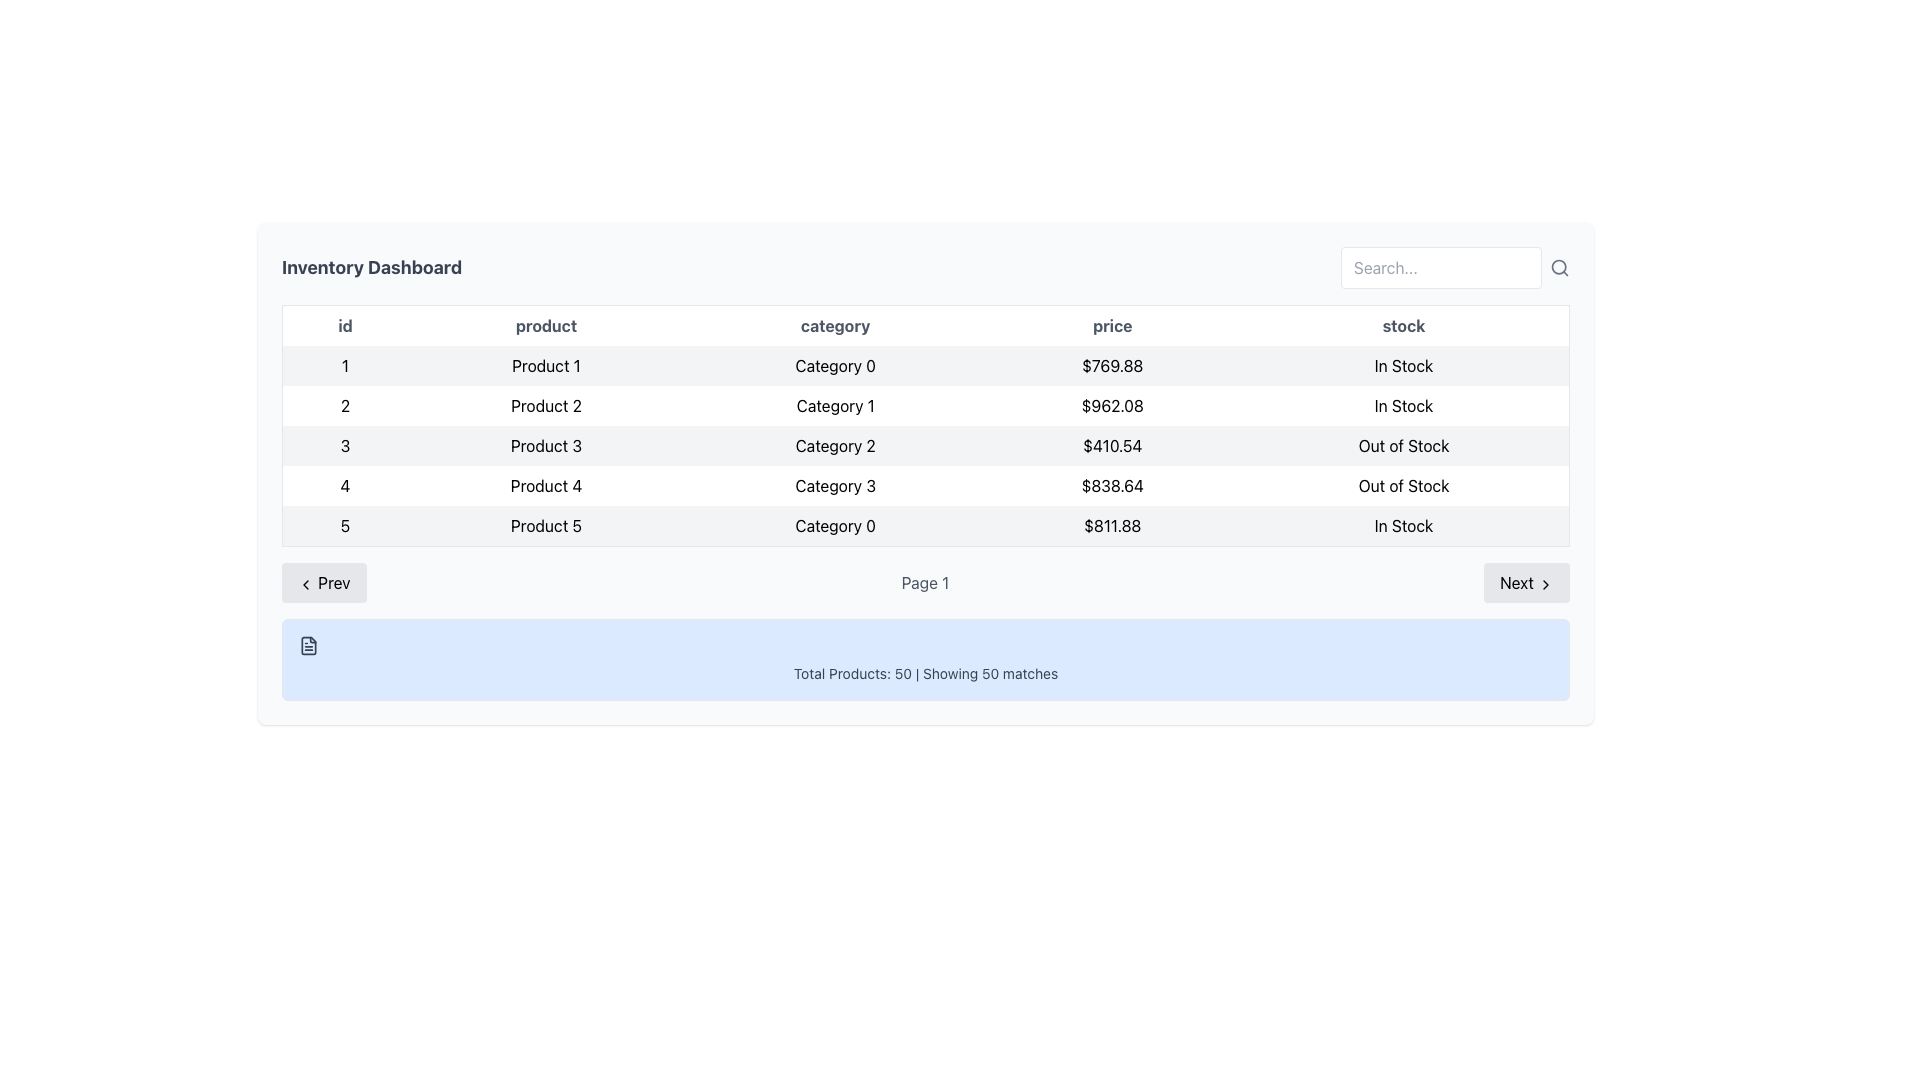  What do you see at coordinates (324, 582) in the screenshot?
I see `the 'Prev' button with a light gray background and a leftward-facing arrow icon` at bounding box center [324, 582].